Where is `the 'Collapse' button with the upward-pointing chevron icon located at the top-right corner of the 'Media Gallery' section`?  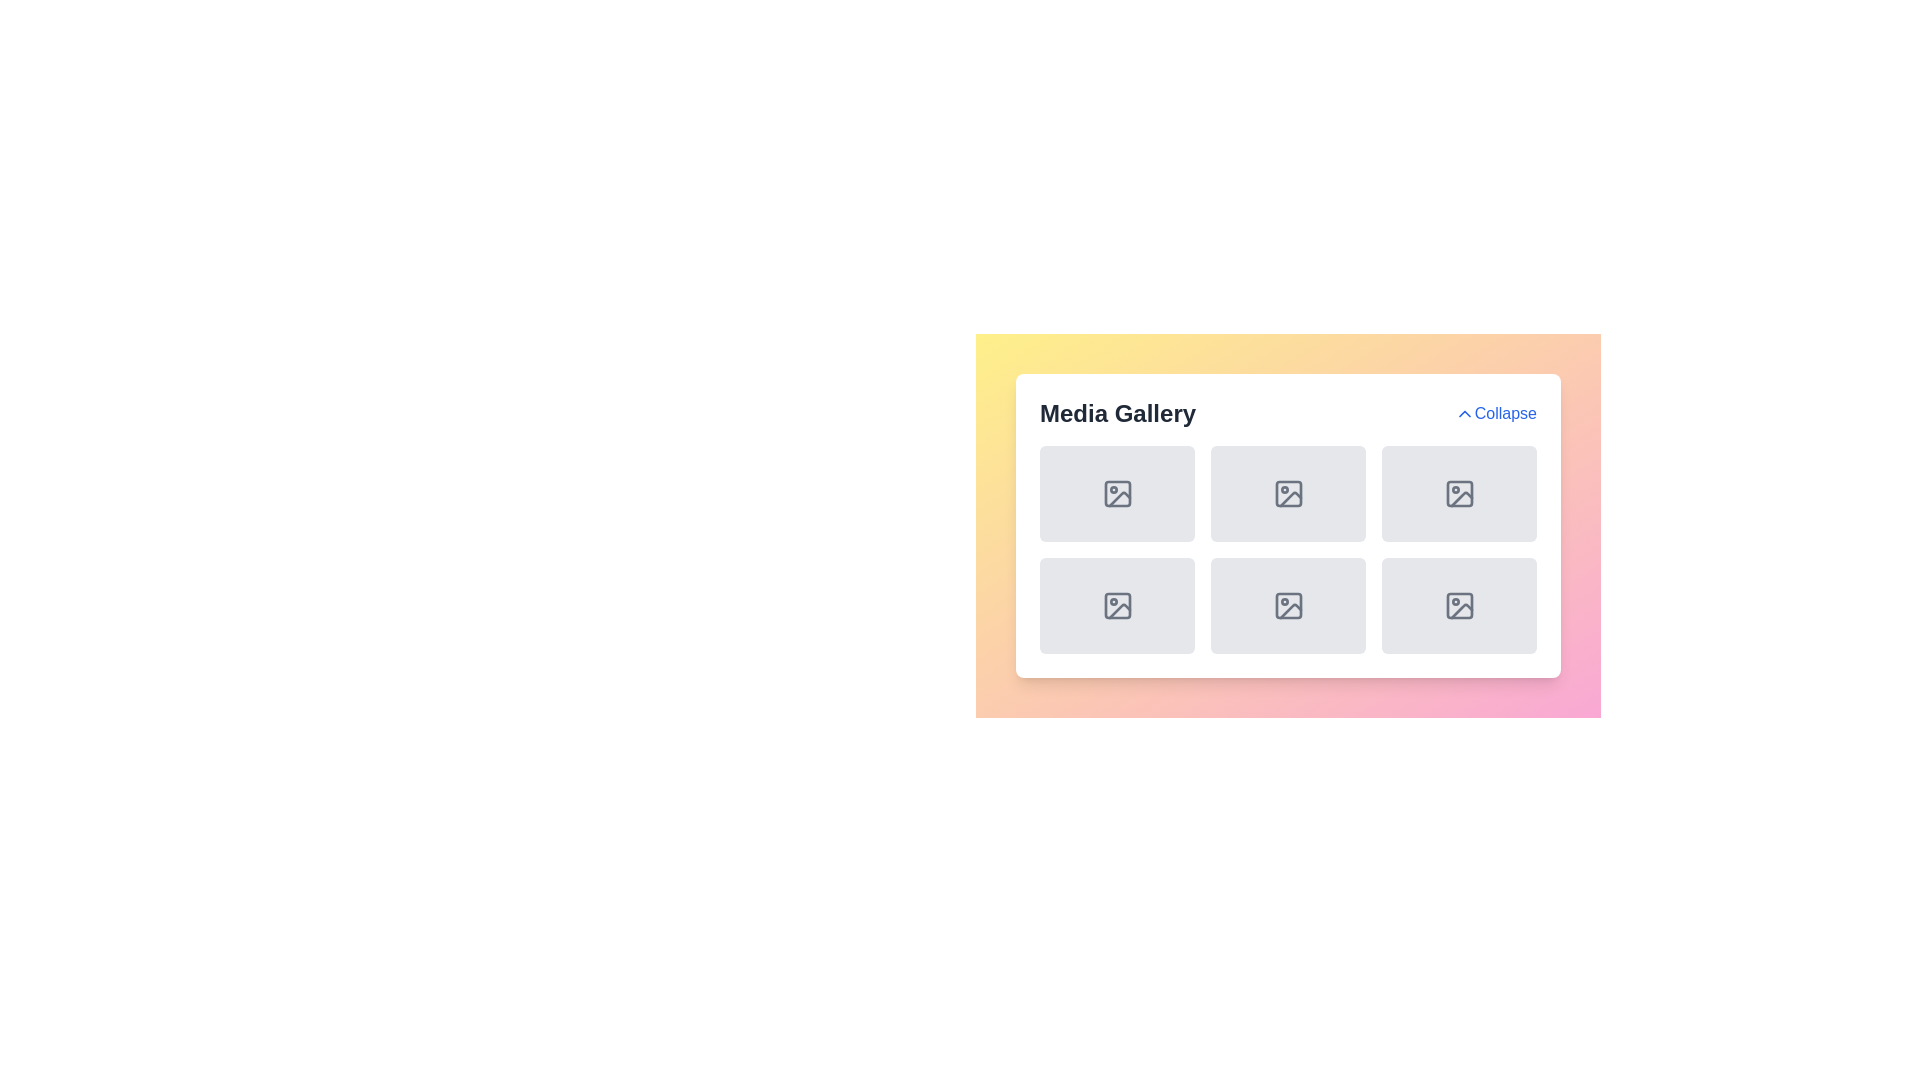 the 'Collapse' button with the upward-pointing chevron icon located at the top-right corner of the 'Media Gallery' section is located at coordinates (1495, 412).